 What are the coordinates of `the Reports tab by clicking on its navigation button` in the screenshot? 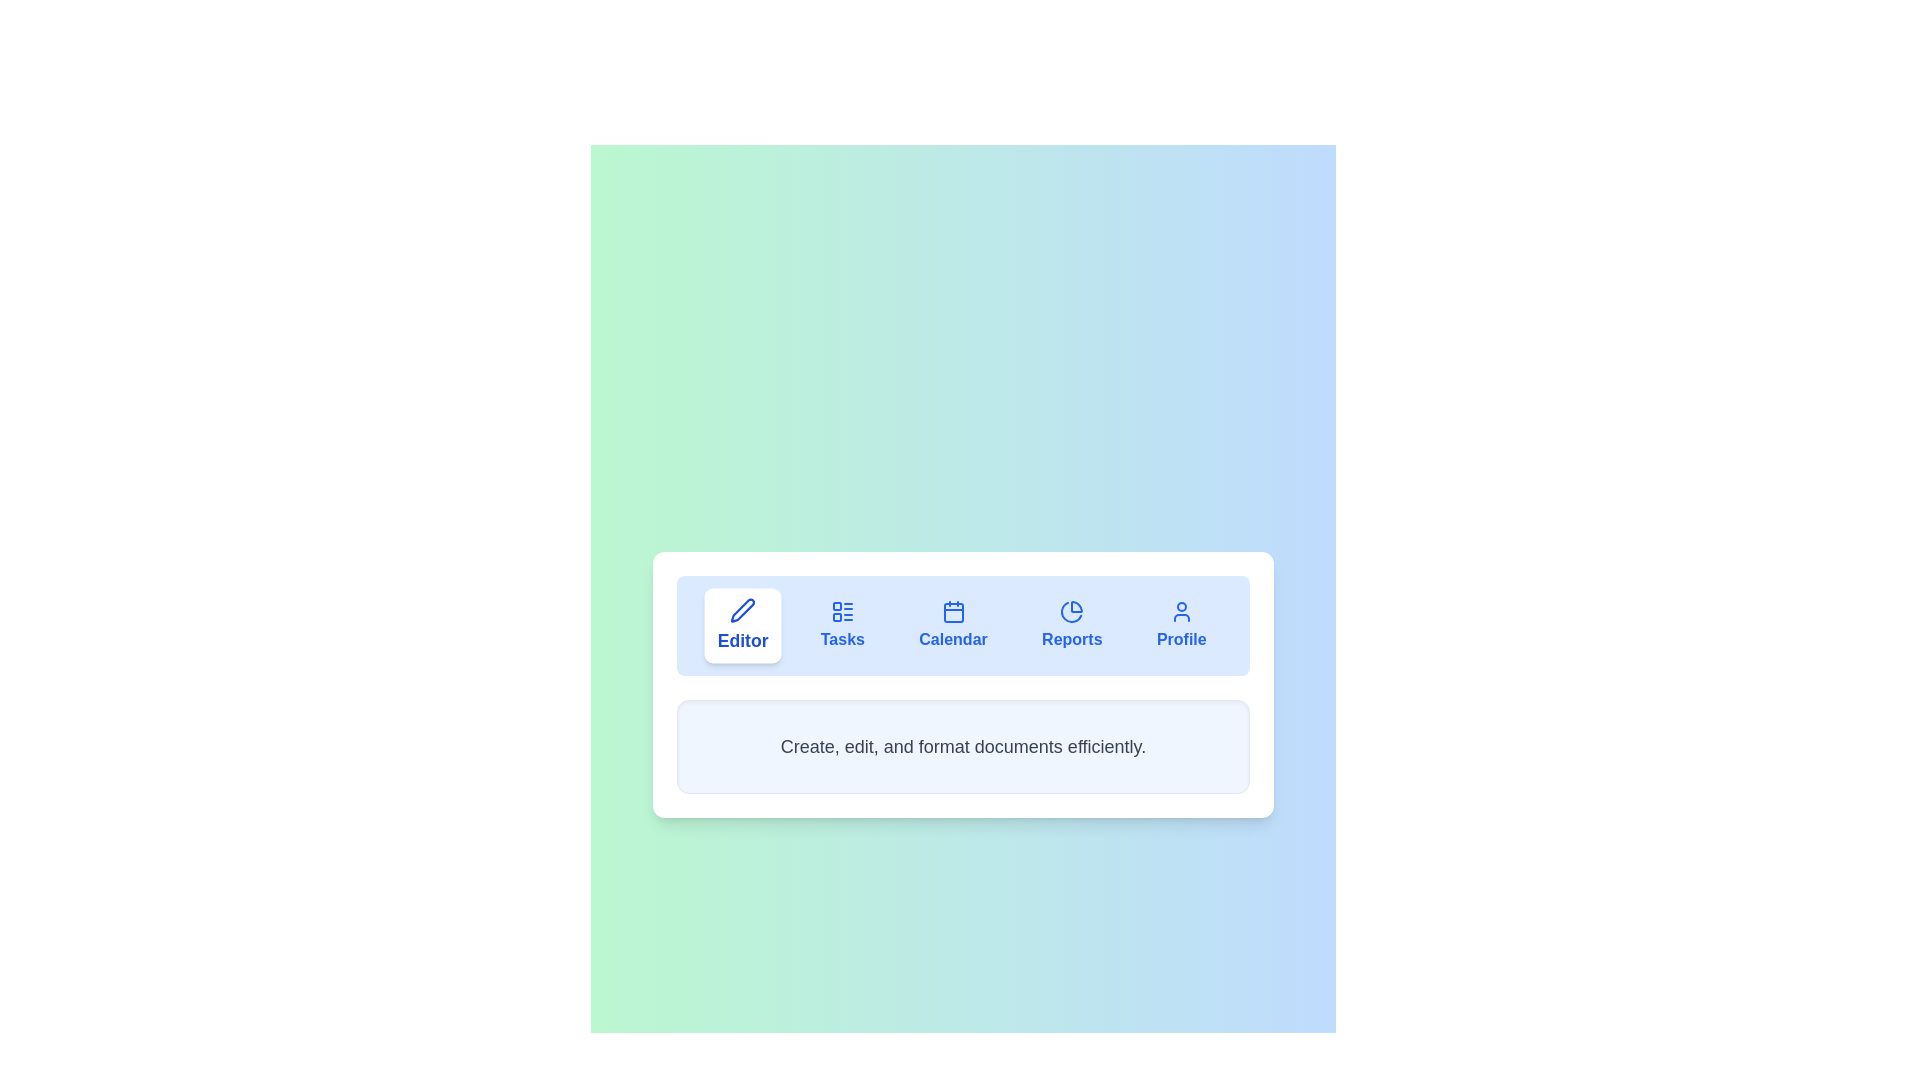 It's located at (1070, 624).